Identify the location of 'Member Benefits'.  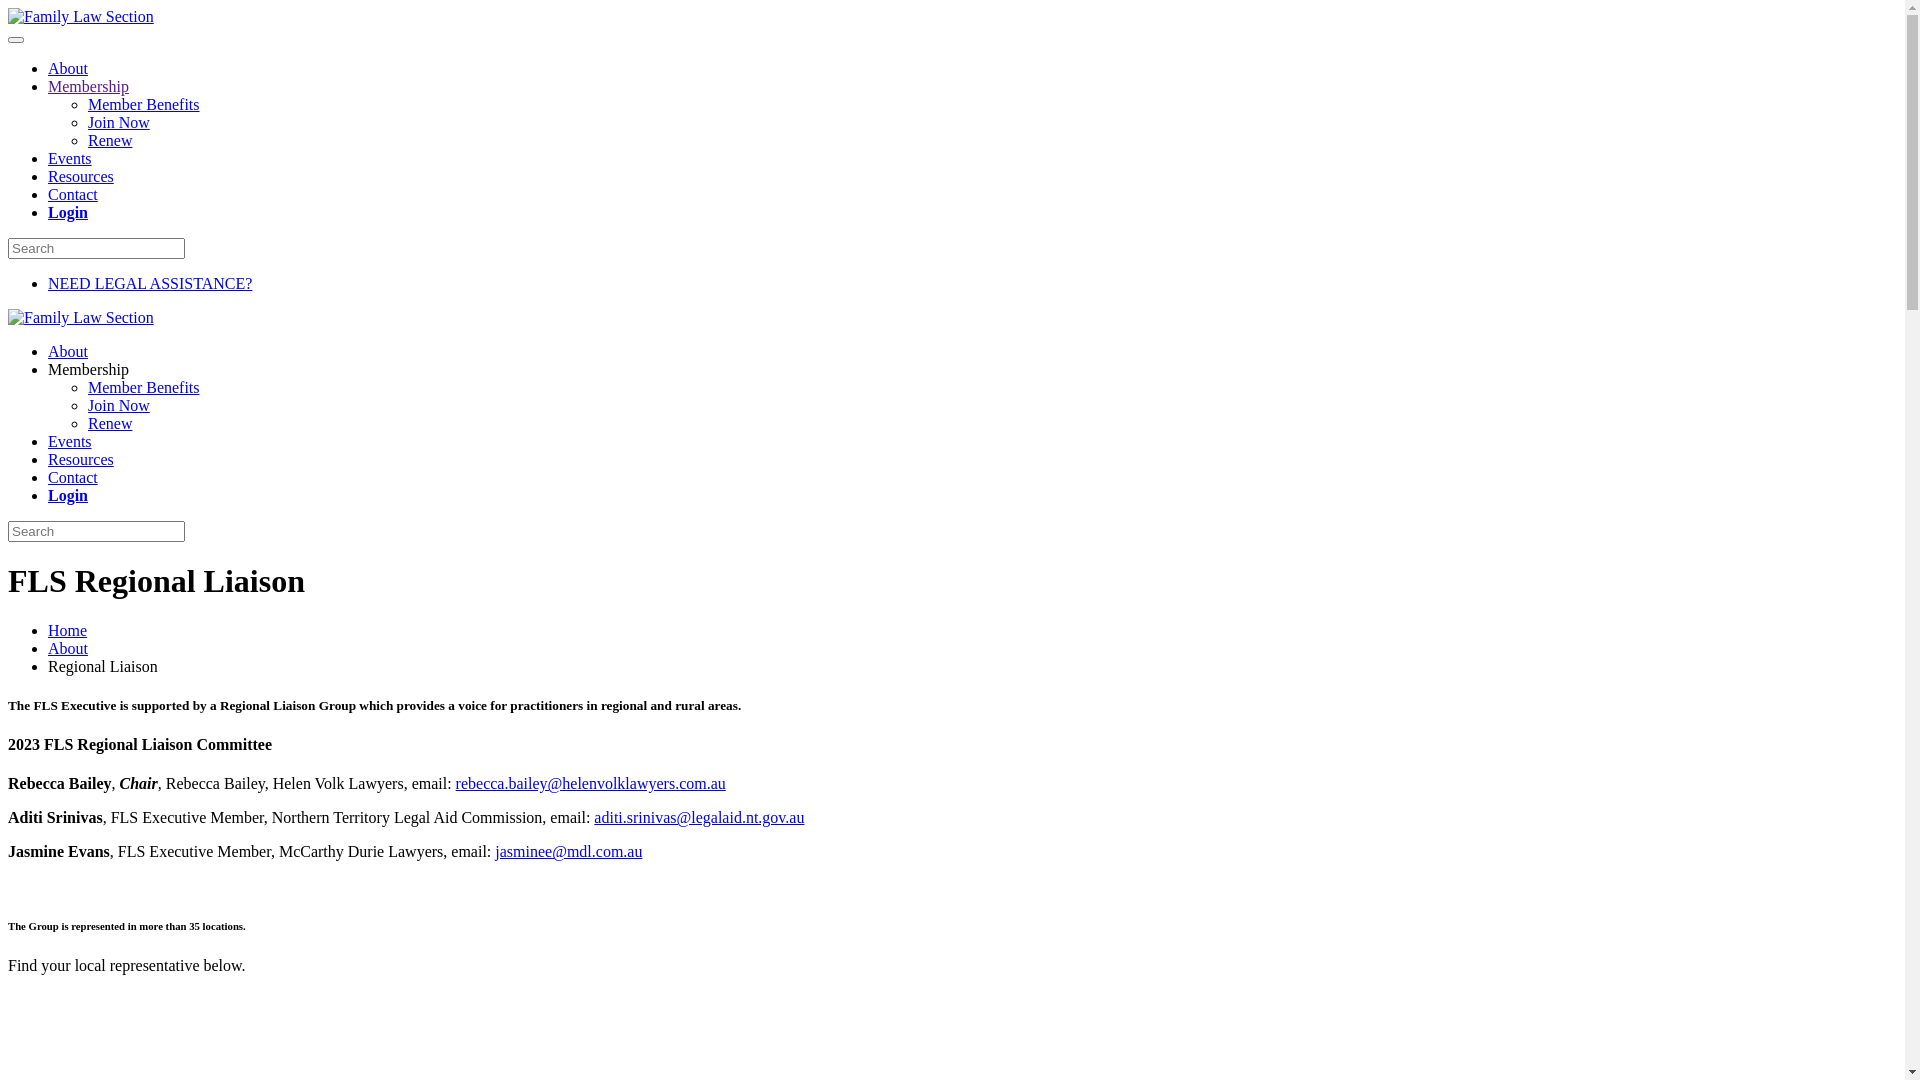
(86, 104).